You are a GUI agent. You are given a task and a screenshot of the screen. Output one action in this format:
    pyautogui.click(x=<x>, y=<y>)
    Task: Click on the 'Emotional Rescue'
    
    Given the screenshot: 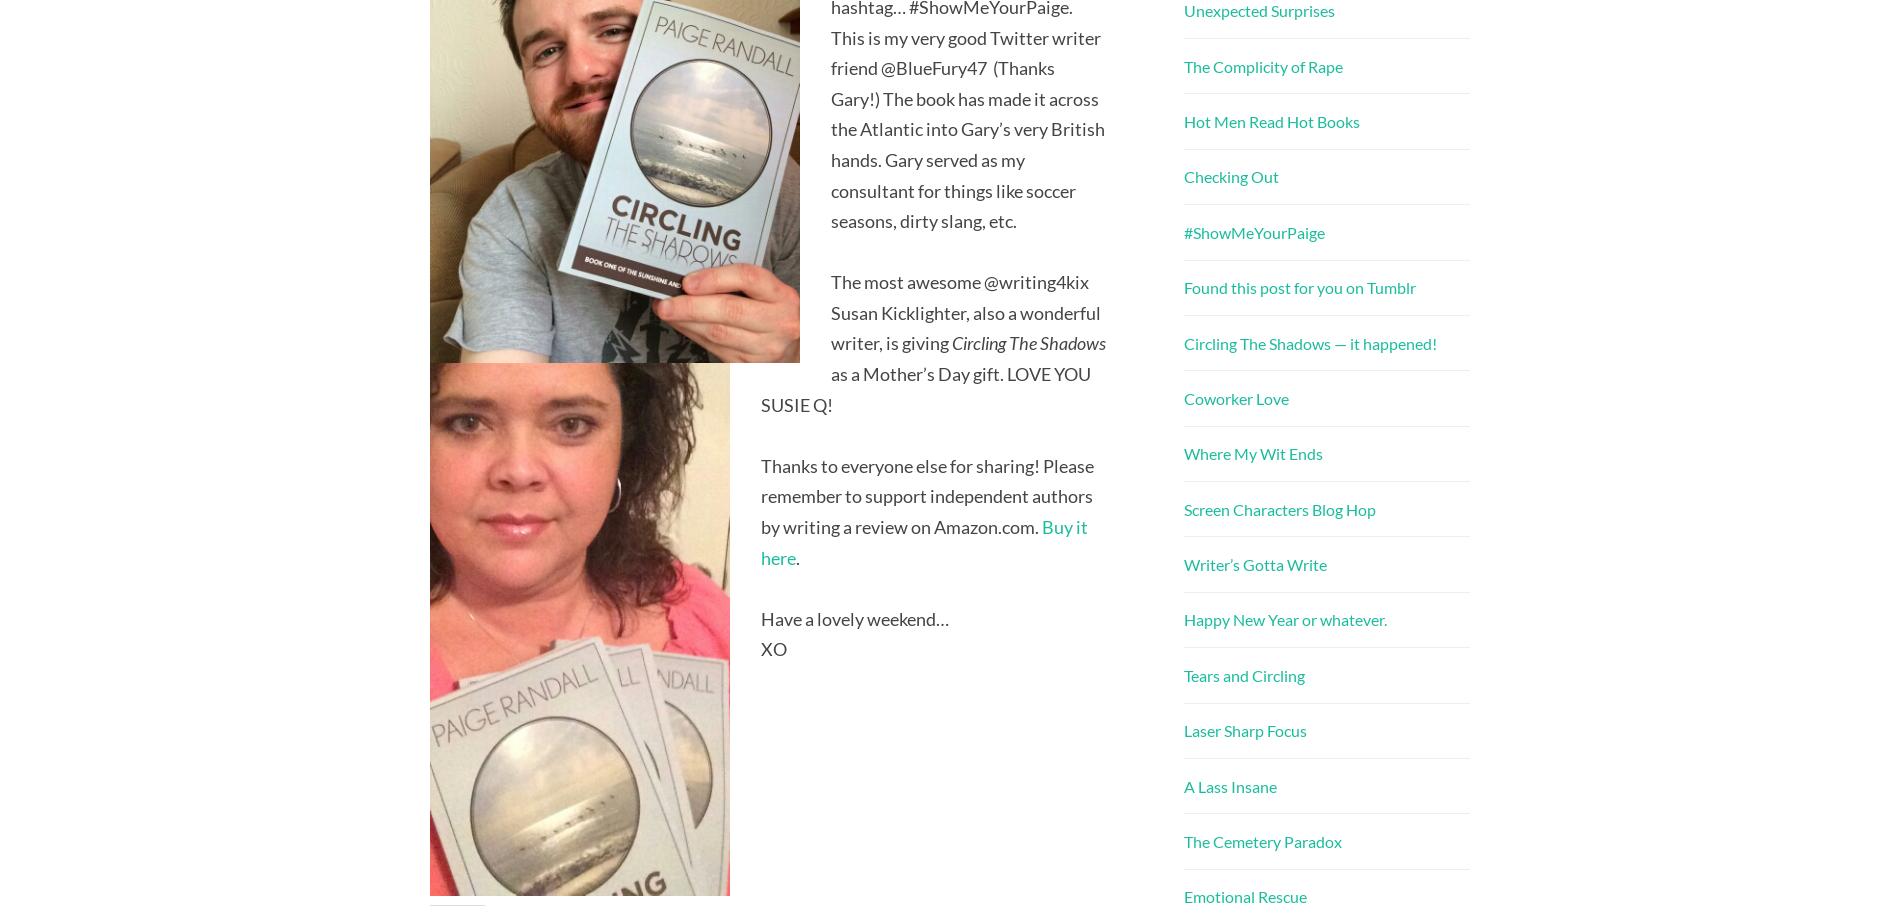 What is the action you would take?
    pyautogui.click(x=1244, y=895)
    